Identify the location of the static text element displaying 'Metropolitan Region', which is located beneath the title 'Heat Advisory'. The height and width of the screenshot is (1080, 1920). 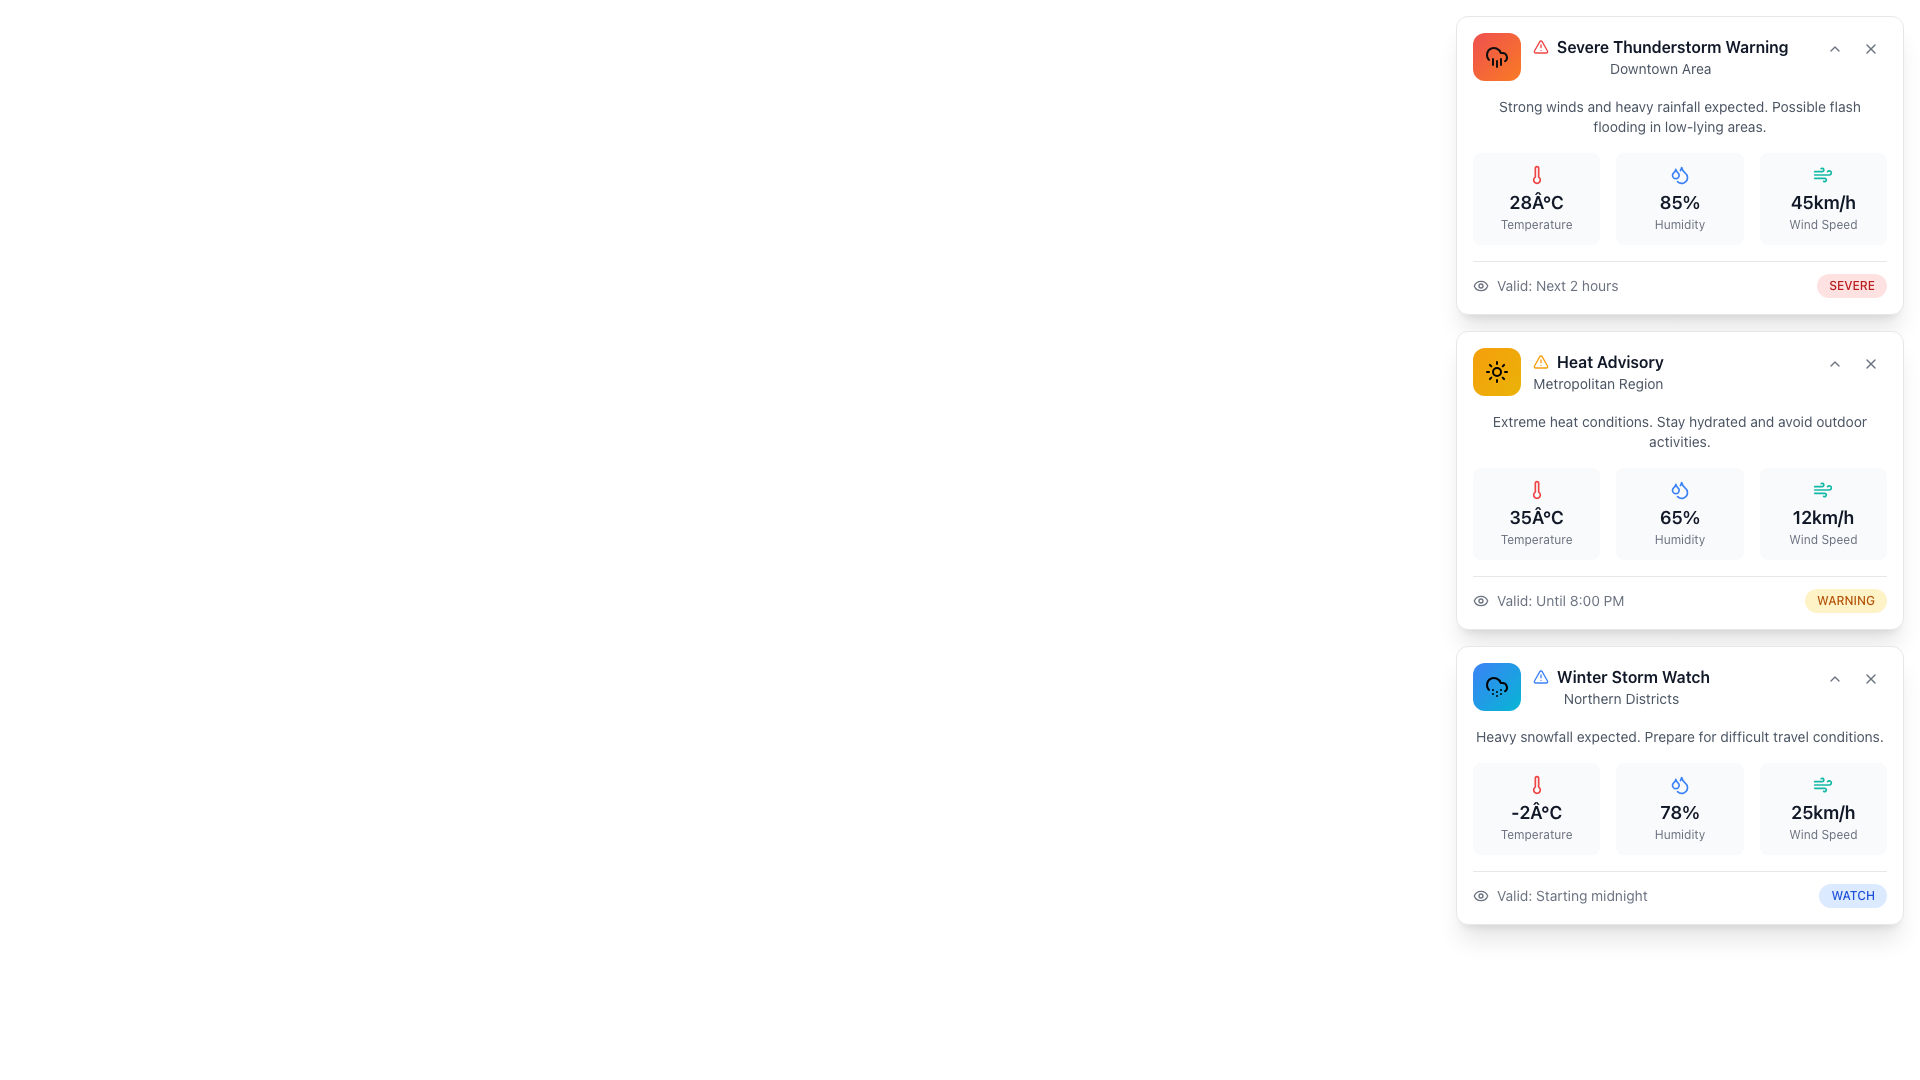
(1597, 384).